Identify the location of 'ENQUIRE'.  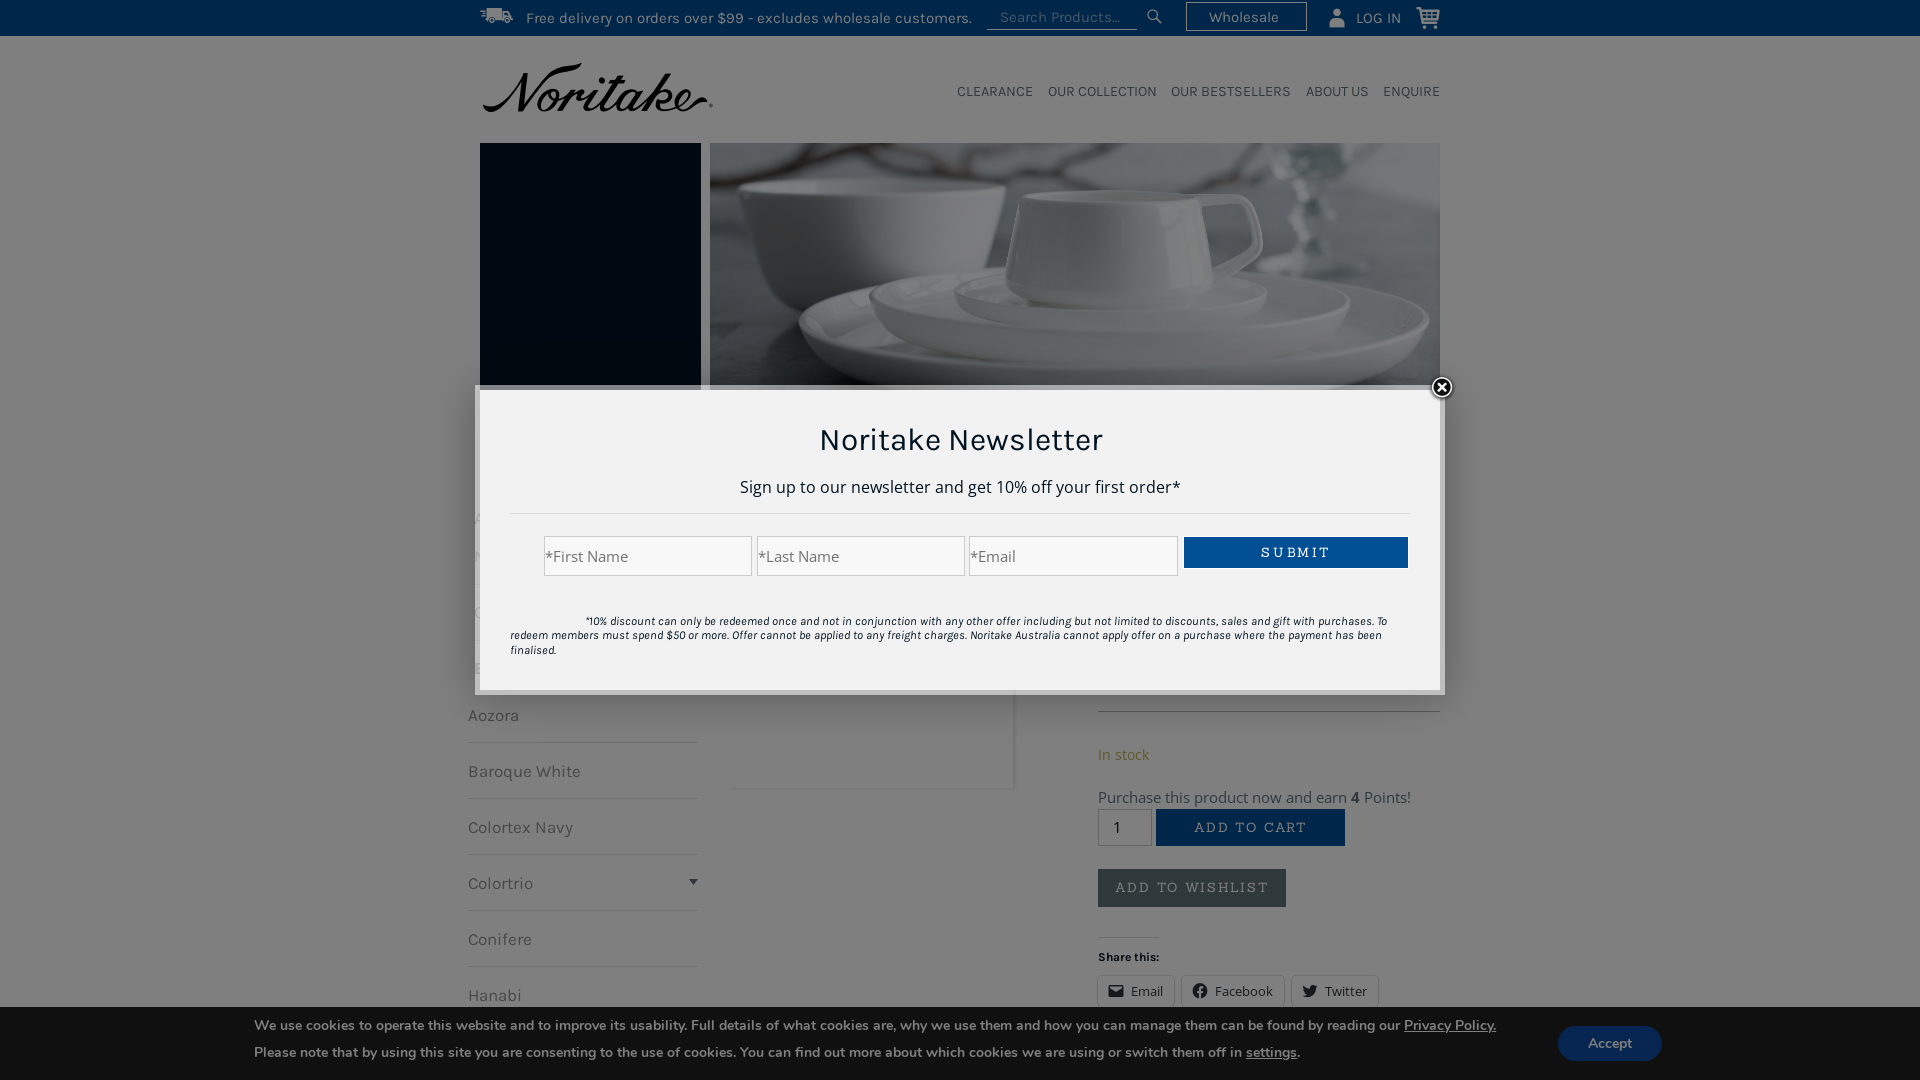
(1403, 92).